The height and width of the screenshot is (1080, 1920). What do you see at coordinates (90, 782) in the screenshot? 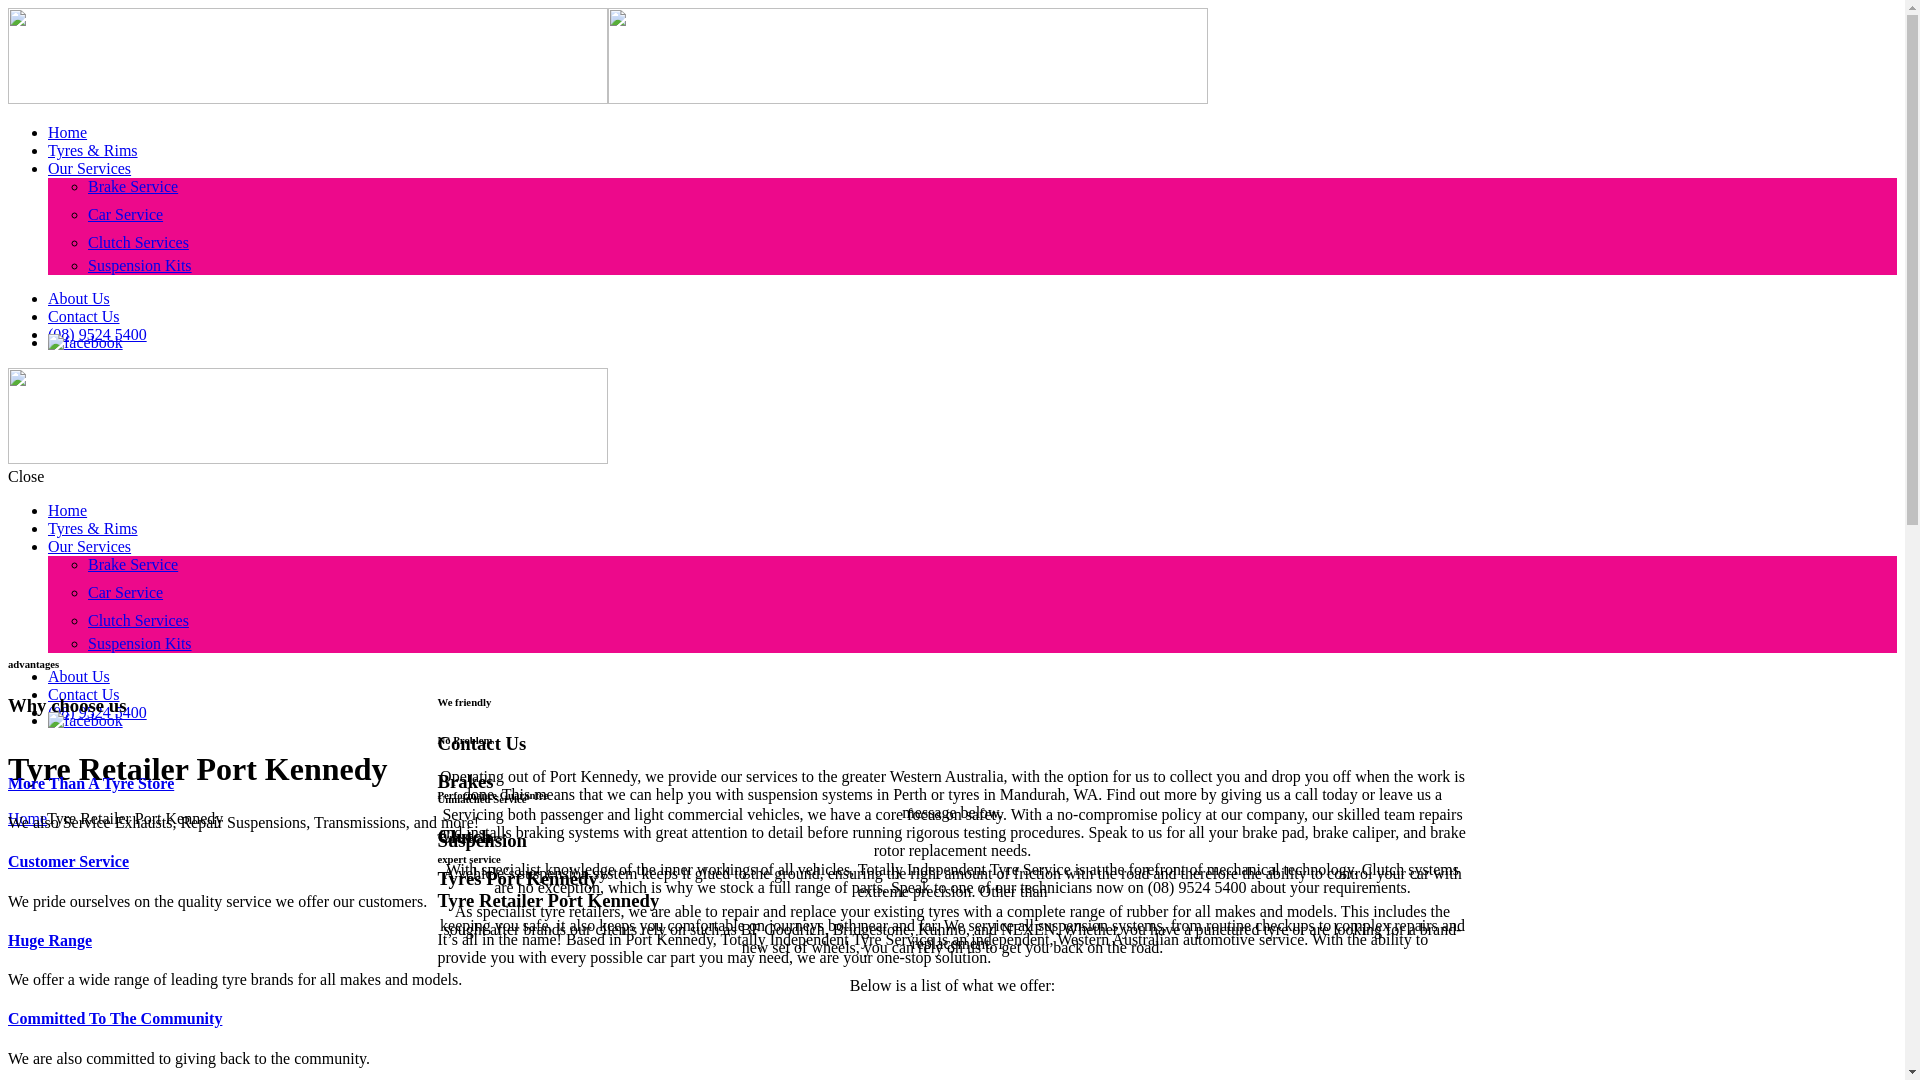
I see `'More Than A Tyre Store'` at bounding box center [90, 782].